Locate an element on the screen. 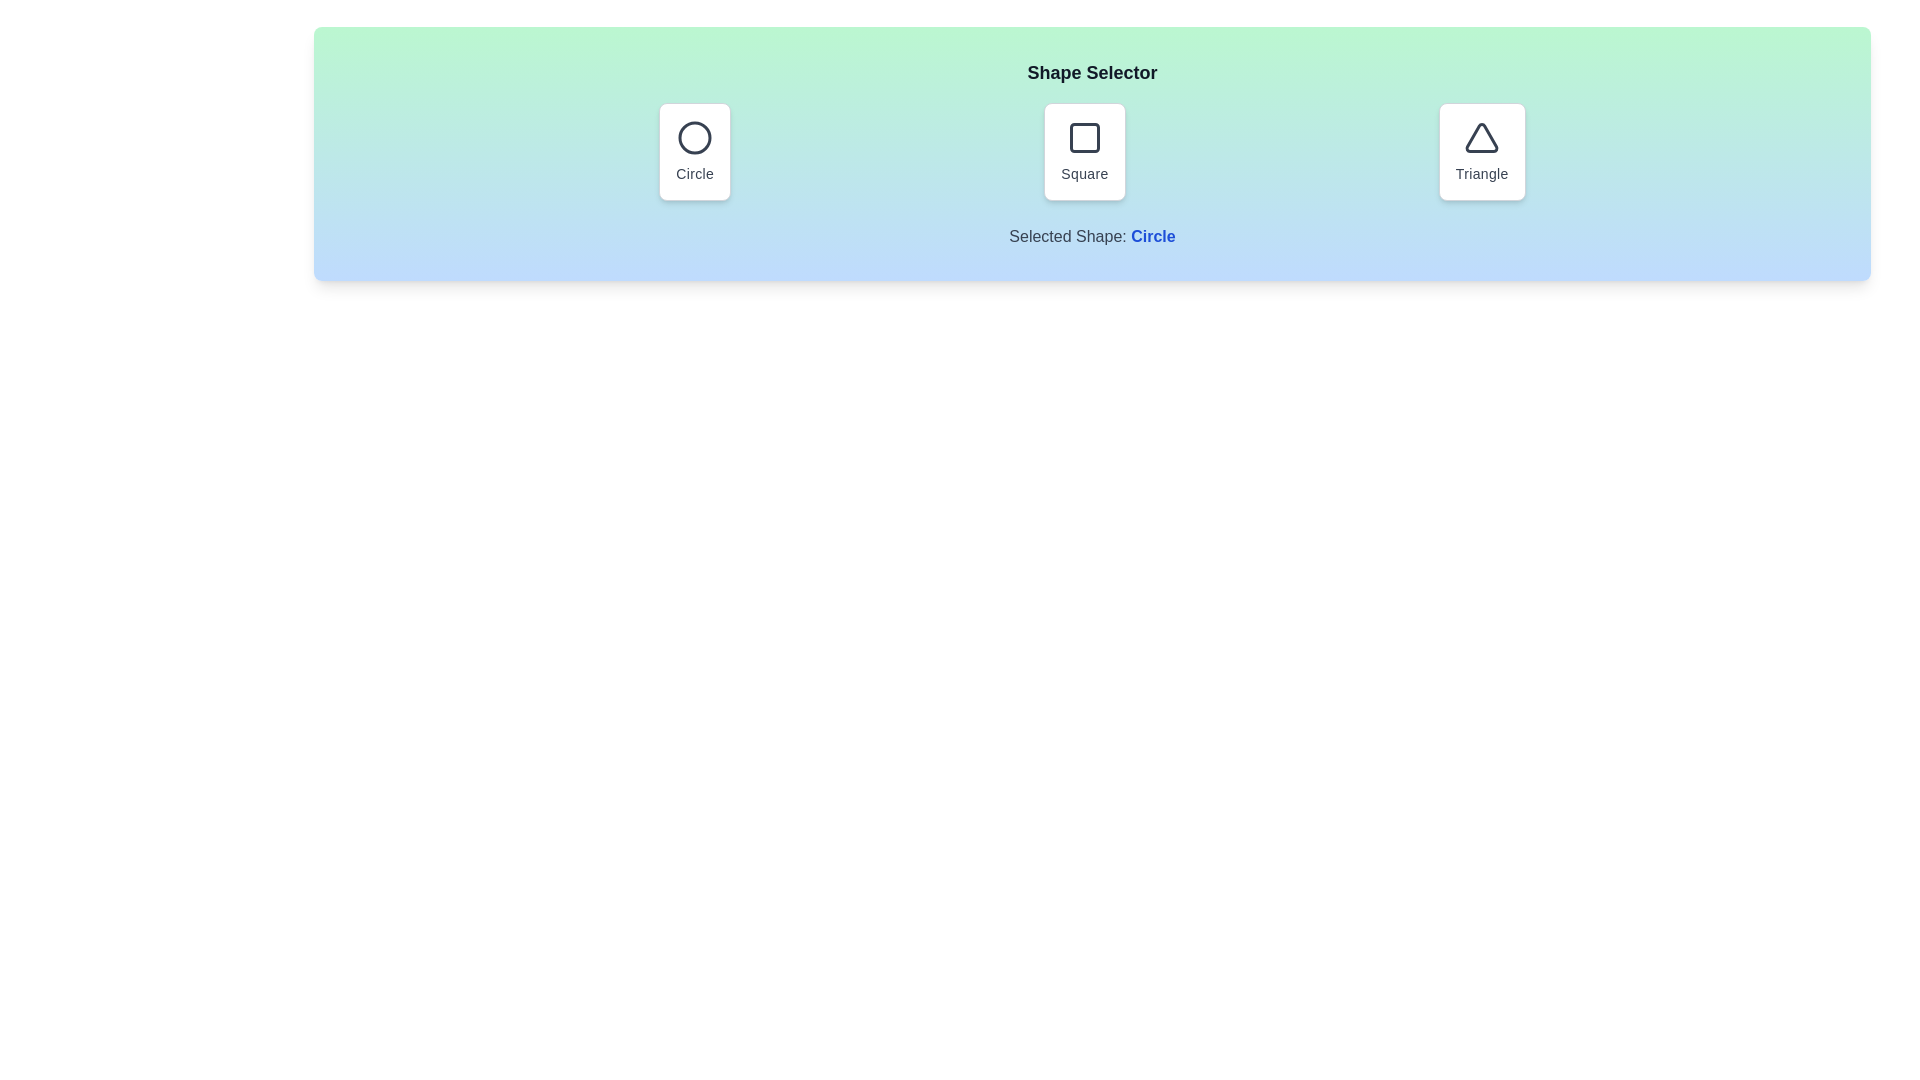  the shape triangle by clicking its corresponding button is located at coordinates (1482, 150).